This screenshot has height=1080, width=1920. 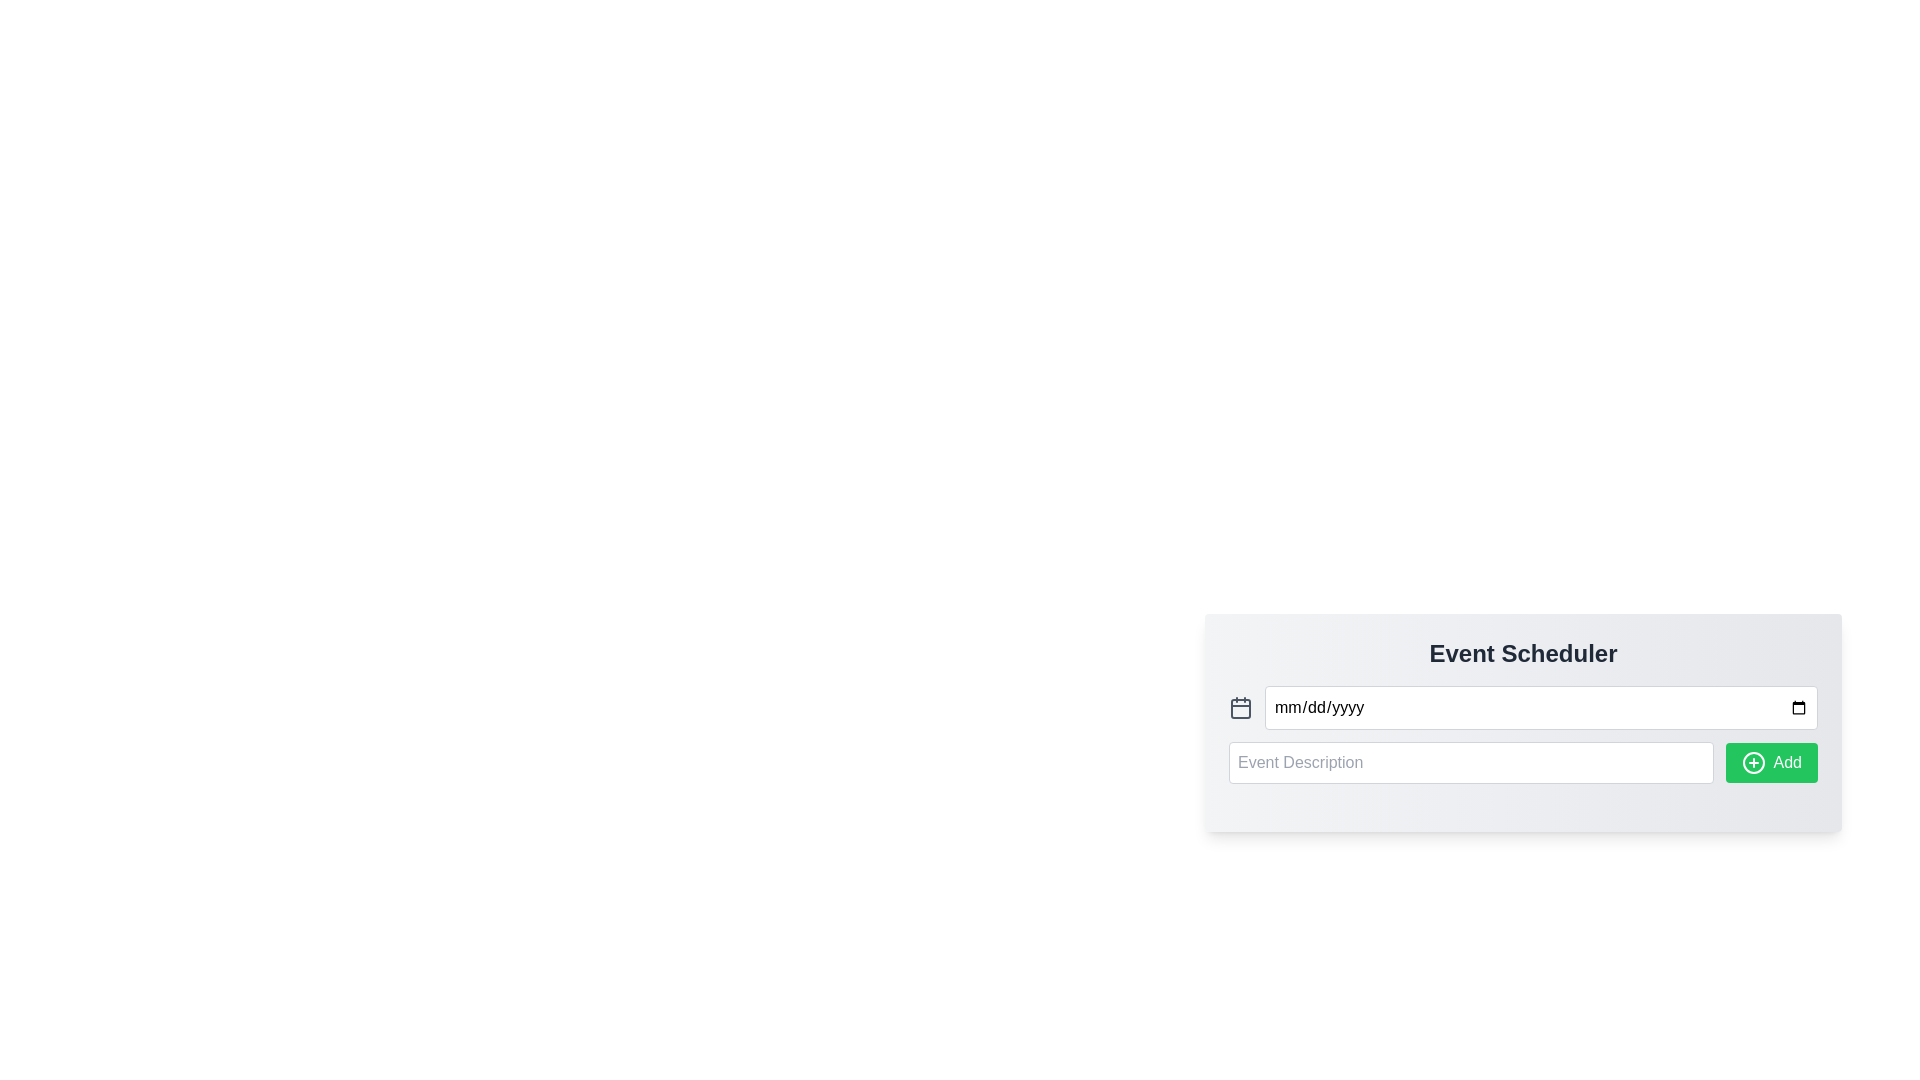 I want to click on the green button containing the SVG circle icon, which visually suggests the function of adding or submitting information in the event scheduler, so click(x=1752, y=763).